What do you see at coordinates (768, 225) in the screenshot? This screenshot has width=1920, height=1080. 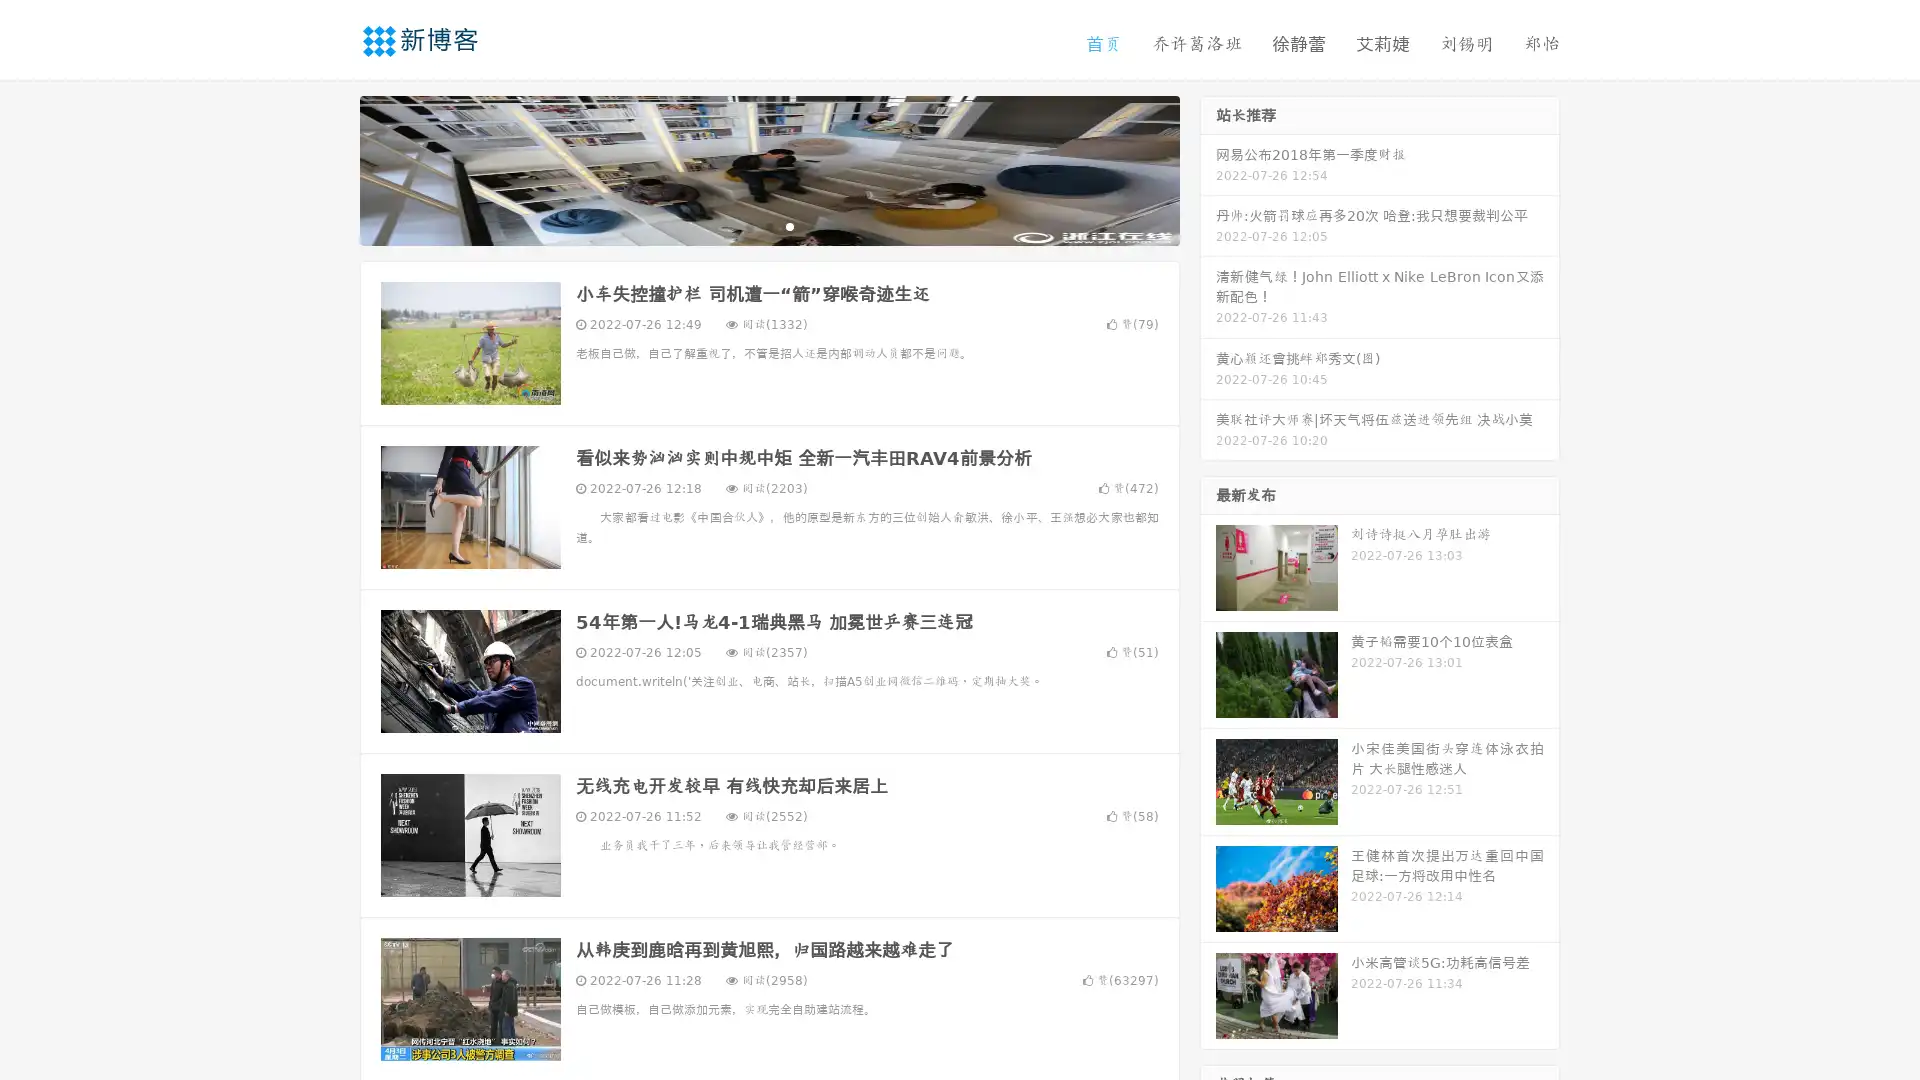 I see `Go to slide 2` at bounding box center [768, 225].